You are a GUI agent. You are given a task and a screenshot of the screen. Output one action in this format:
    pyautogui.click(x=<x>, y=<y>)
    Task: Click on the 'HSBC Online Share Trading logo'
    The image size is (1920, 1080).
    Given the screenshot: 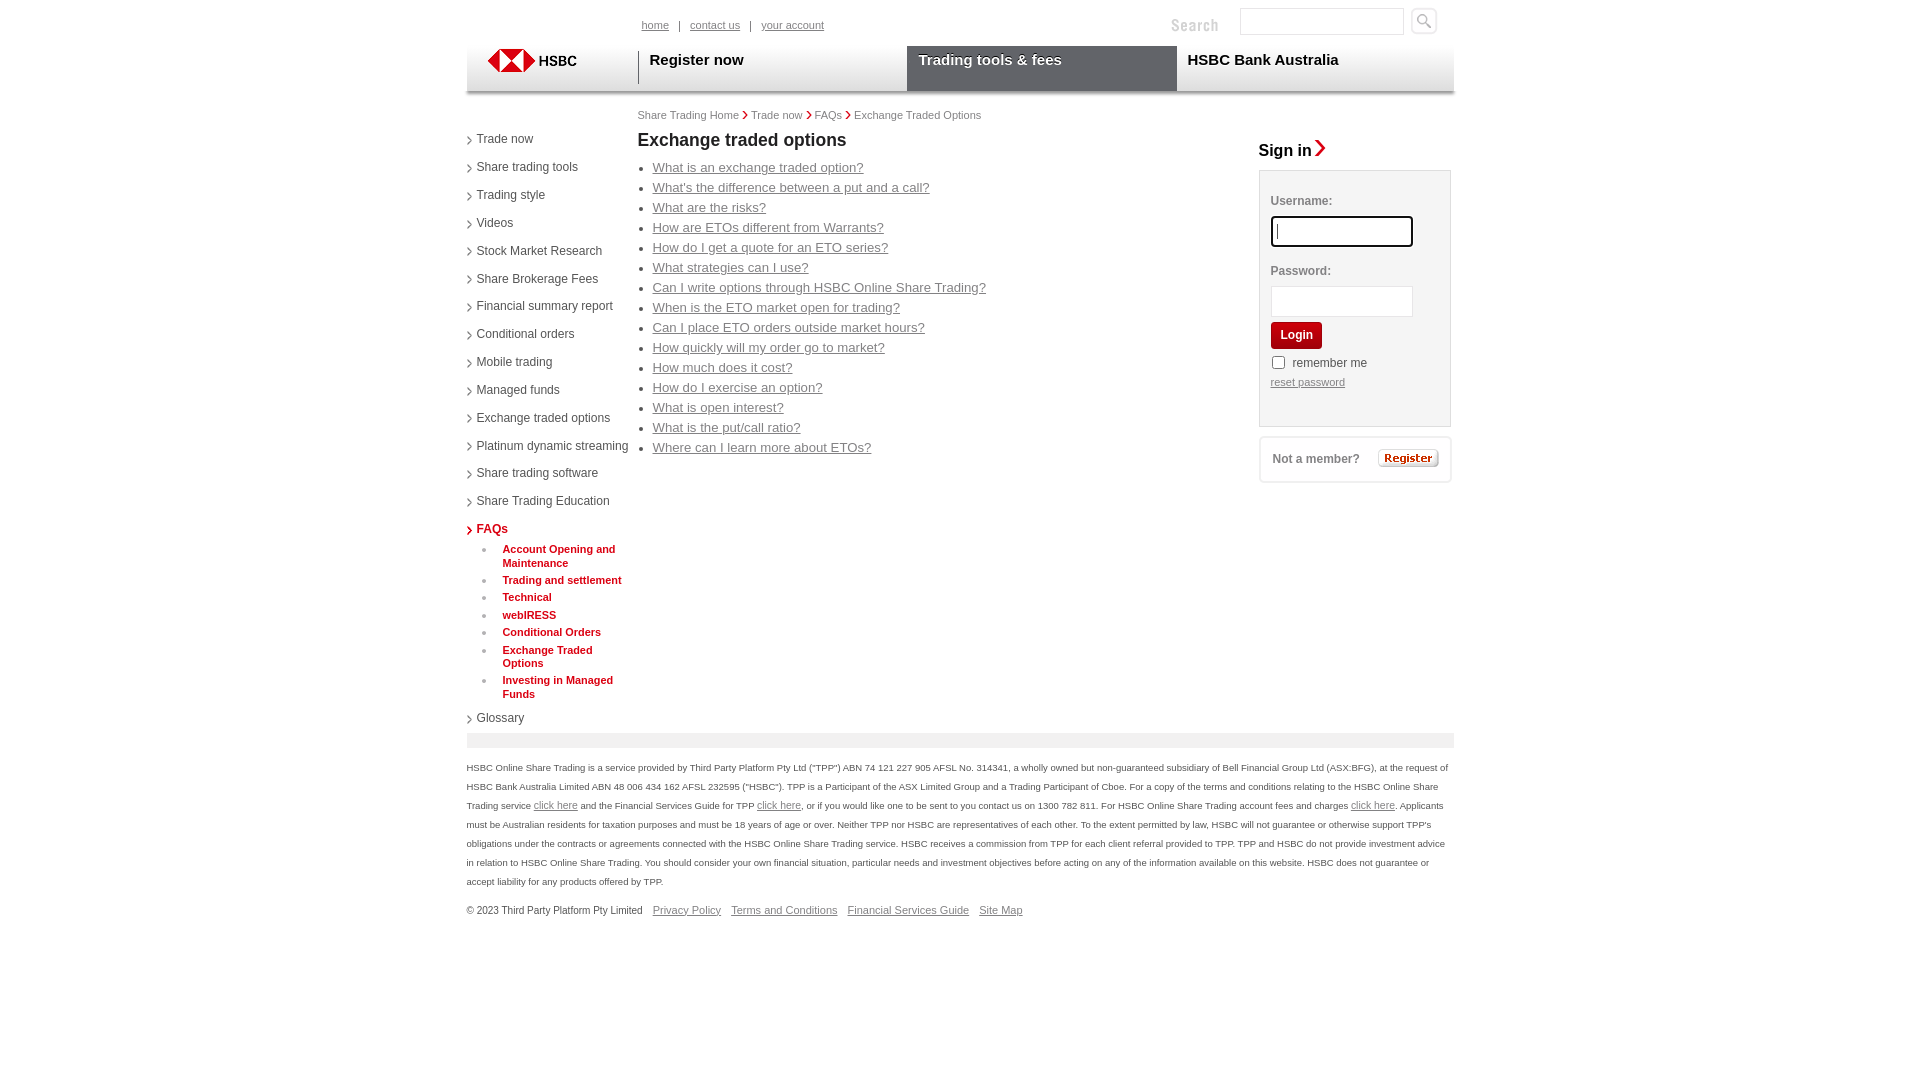 What is the action you would take?
    pyautogui.click(x=481, y=59)
    